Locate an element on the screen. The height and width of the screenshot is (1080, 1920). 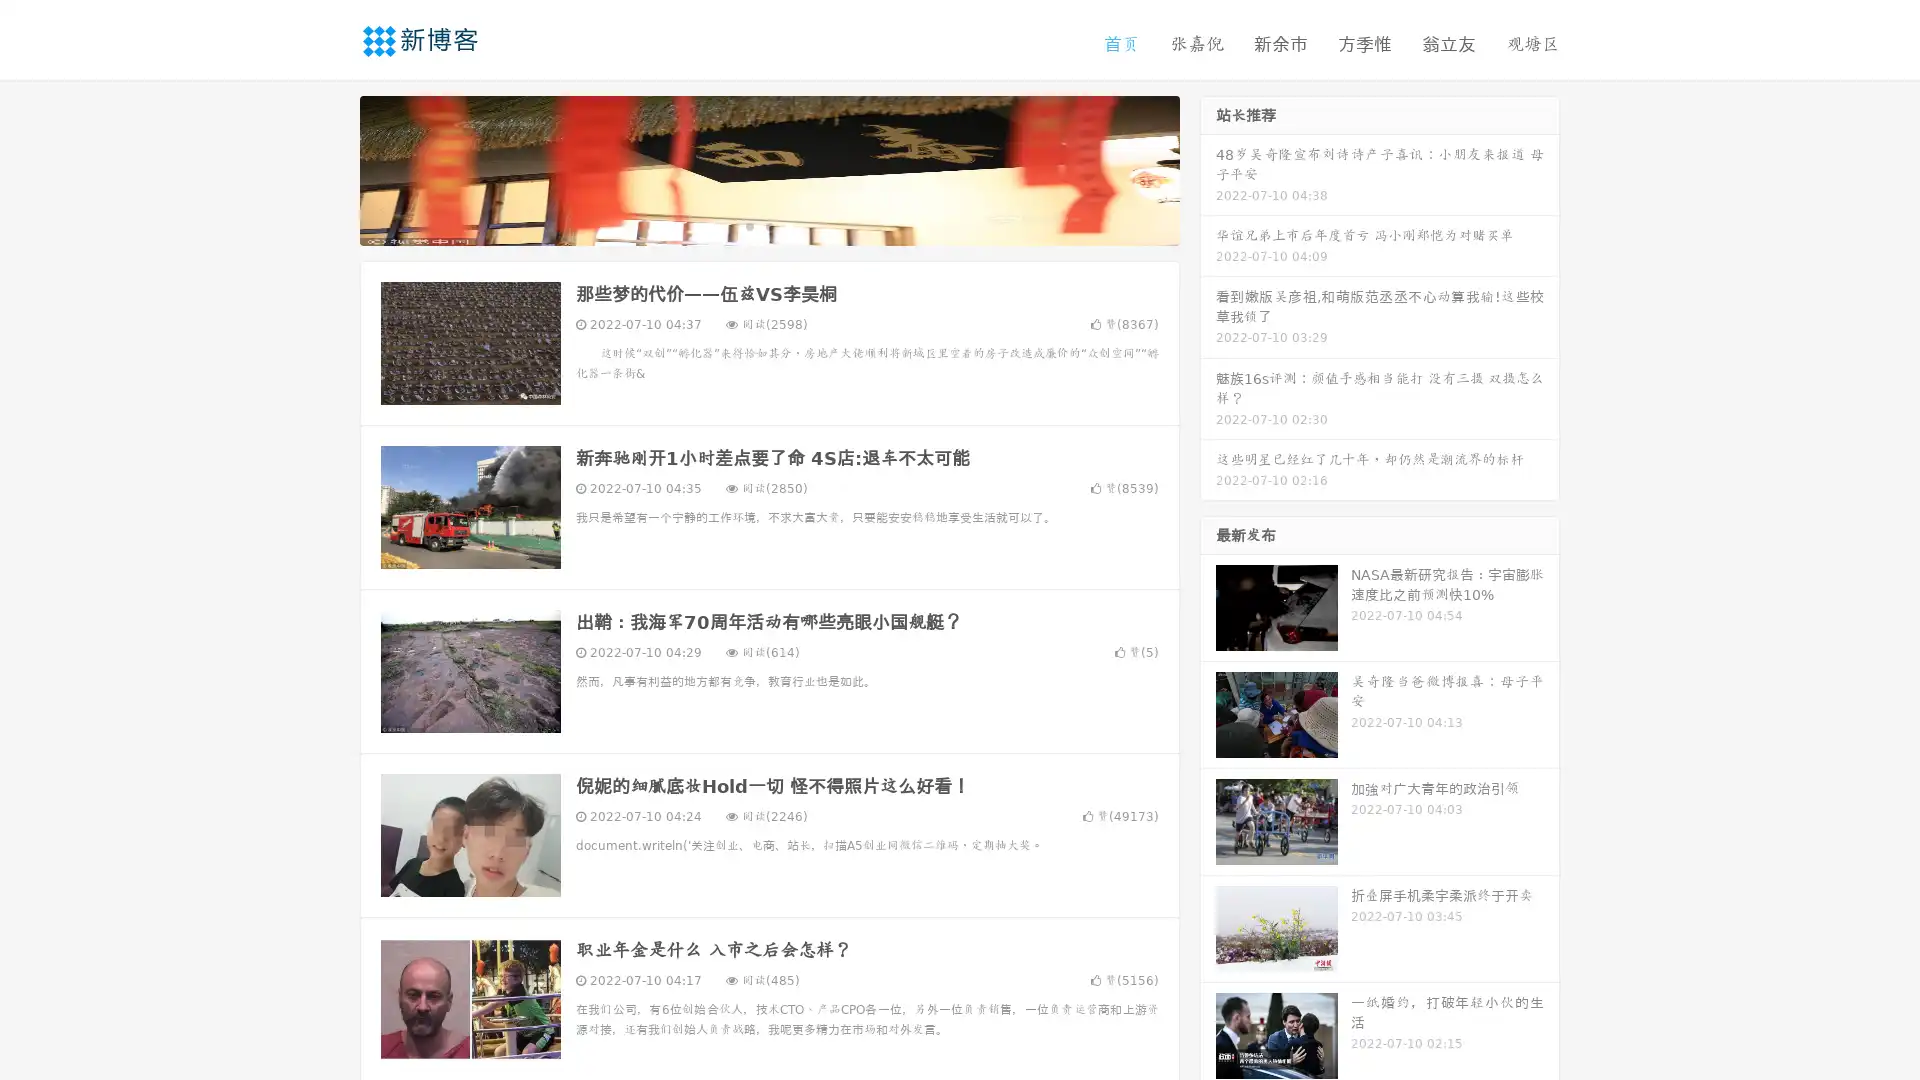
Previous slide is located at coordinates (330, 168).